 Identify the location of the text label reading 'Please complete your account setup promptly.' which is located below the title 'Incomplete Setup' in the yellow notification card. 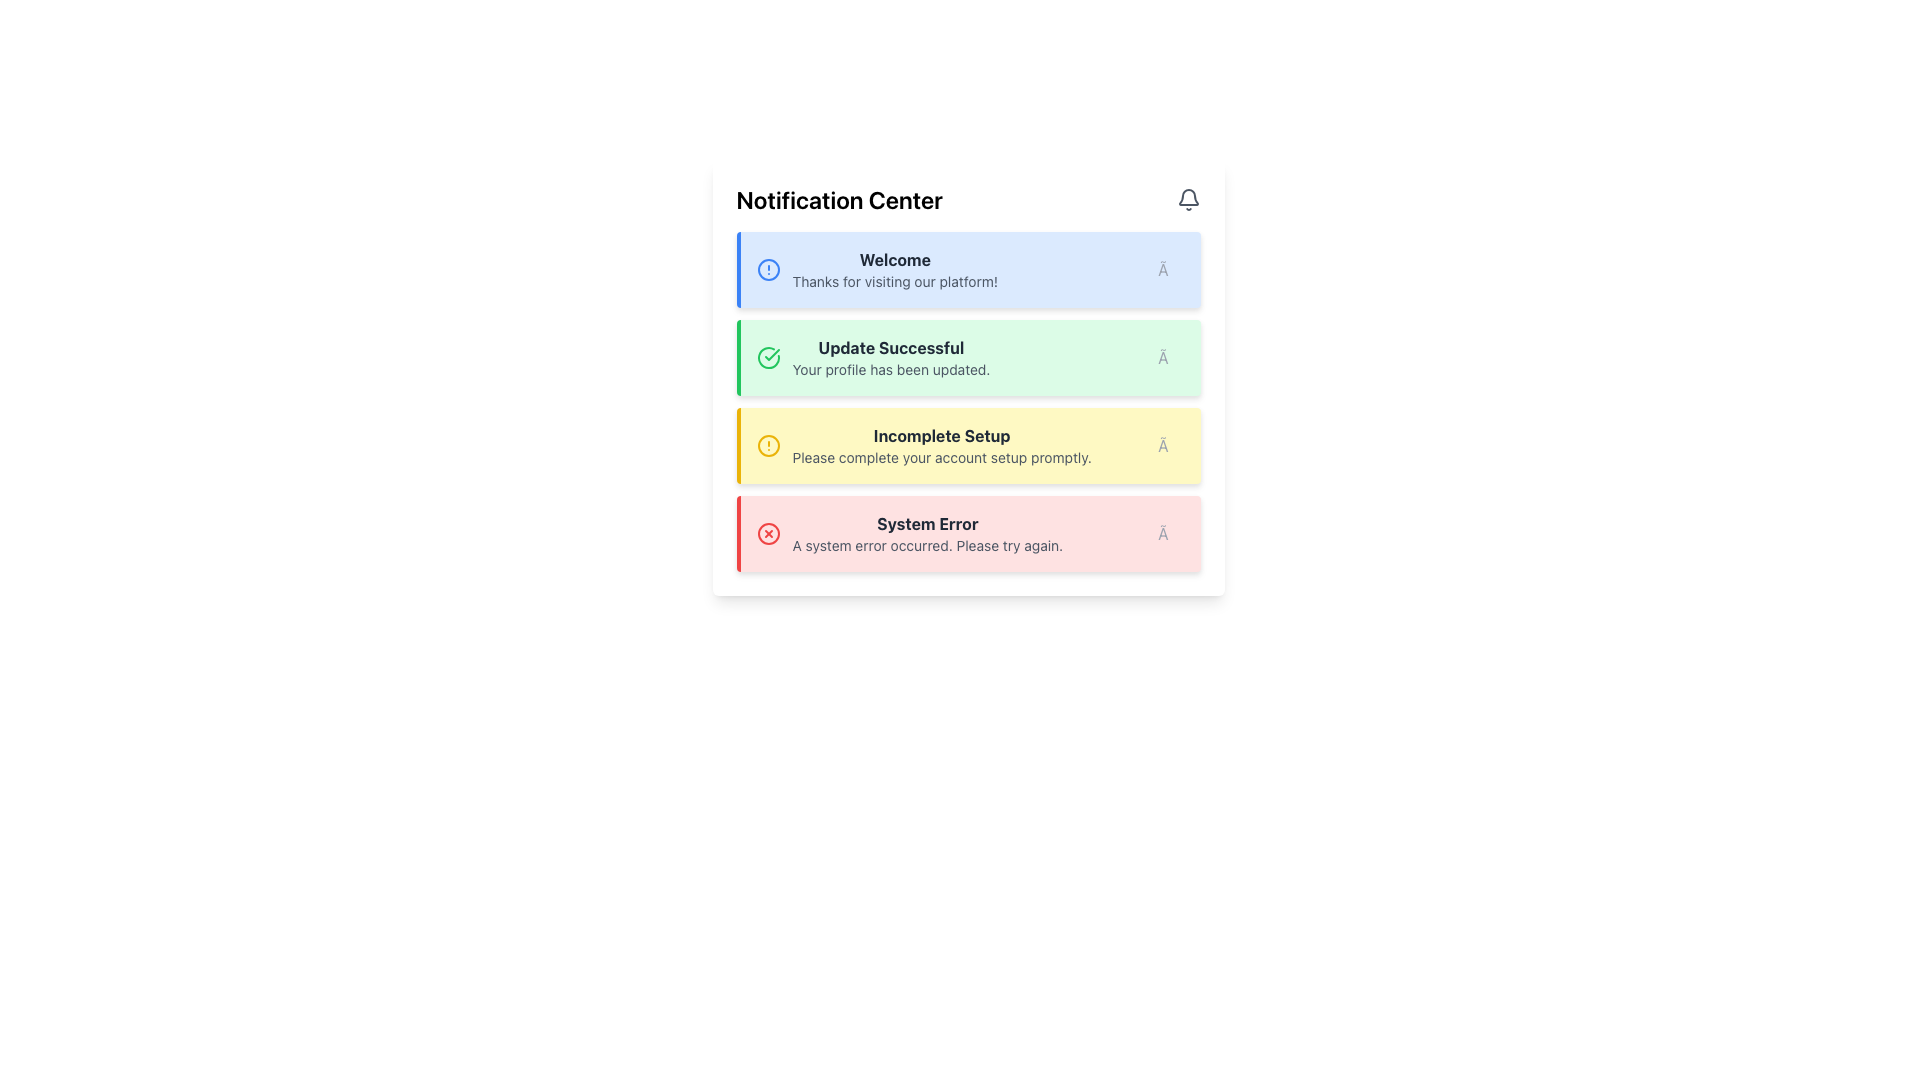
(941, 458).